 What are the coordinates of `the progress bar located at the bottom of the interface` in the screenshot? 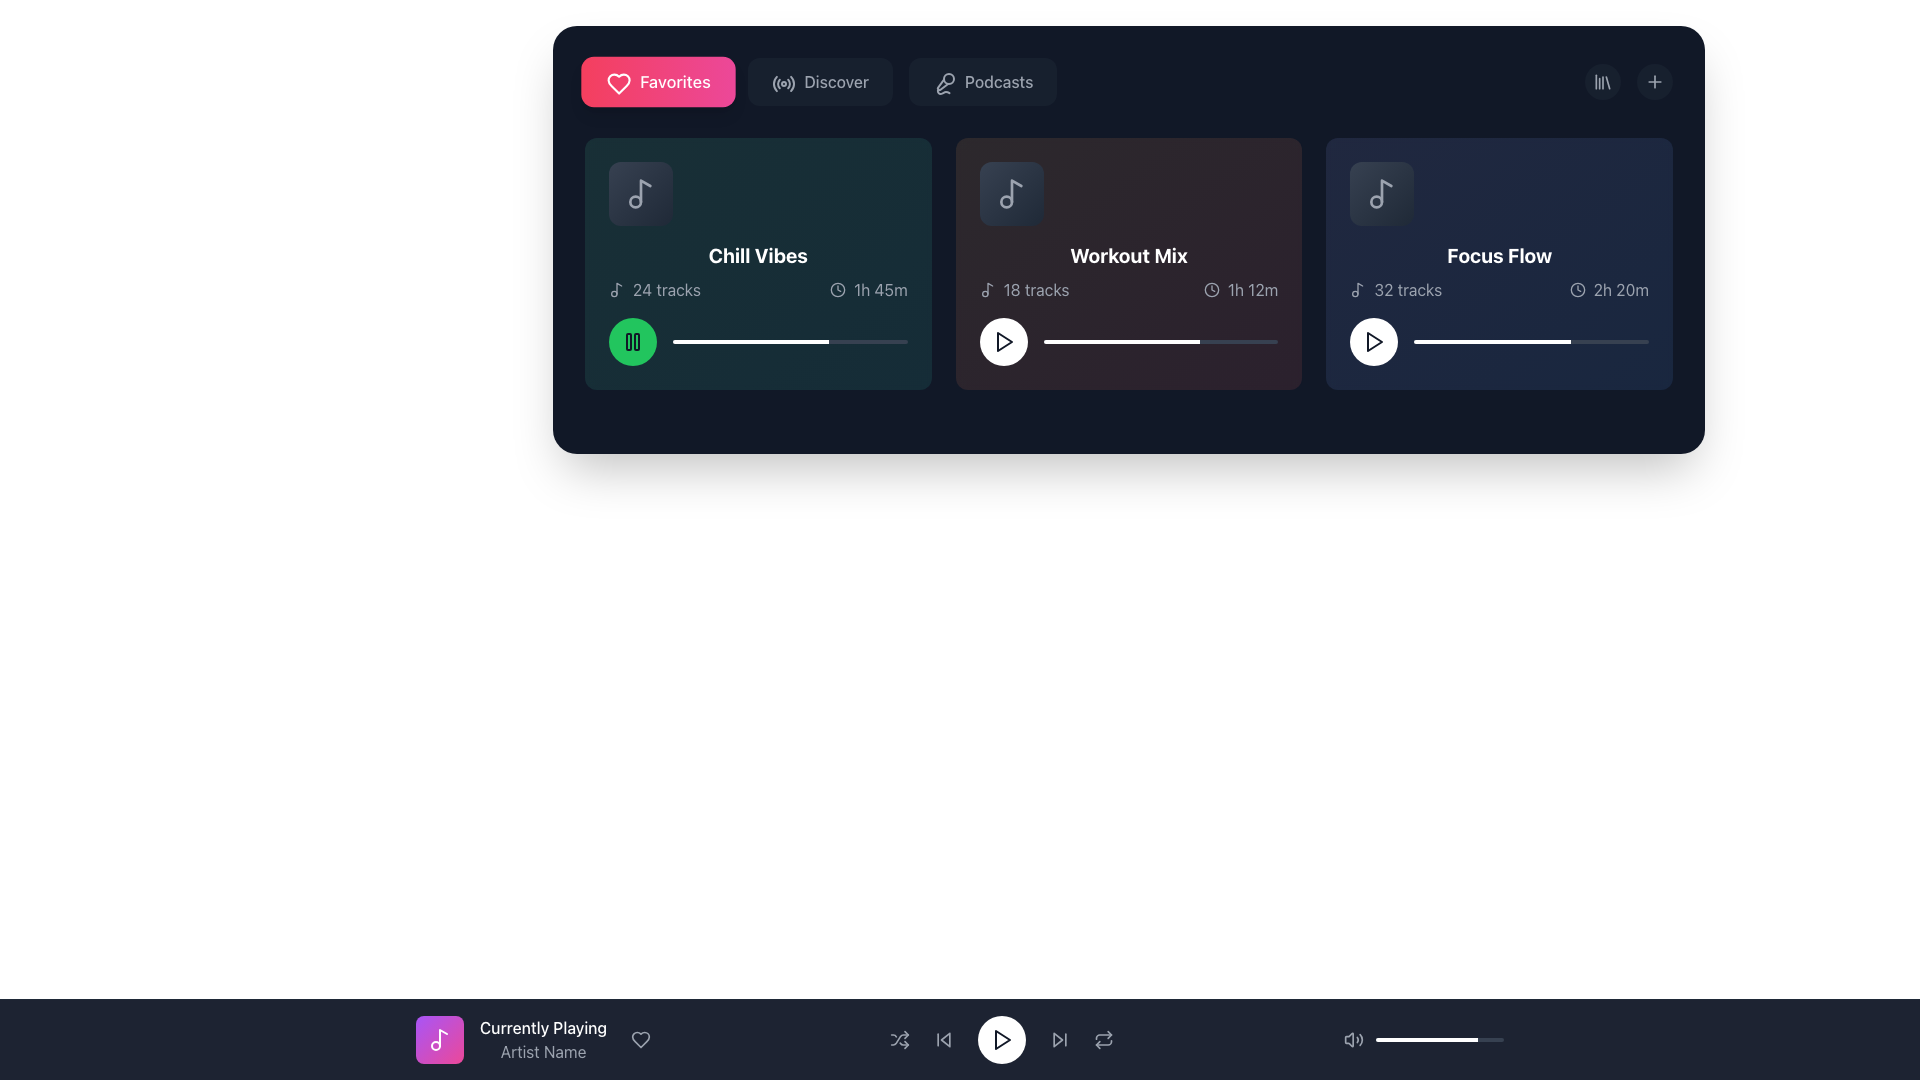 It's located at (1440, 1039).